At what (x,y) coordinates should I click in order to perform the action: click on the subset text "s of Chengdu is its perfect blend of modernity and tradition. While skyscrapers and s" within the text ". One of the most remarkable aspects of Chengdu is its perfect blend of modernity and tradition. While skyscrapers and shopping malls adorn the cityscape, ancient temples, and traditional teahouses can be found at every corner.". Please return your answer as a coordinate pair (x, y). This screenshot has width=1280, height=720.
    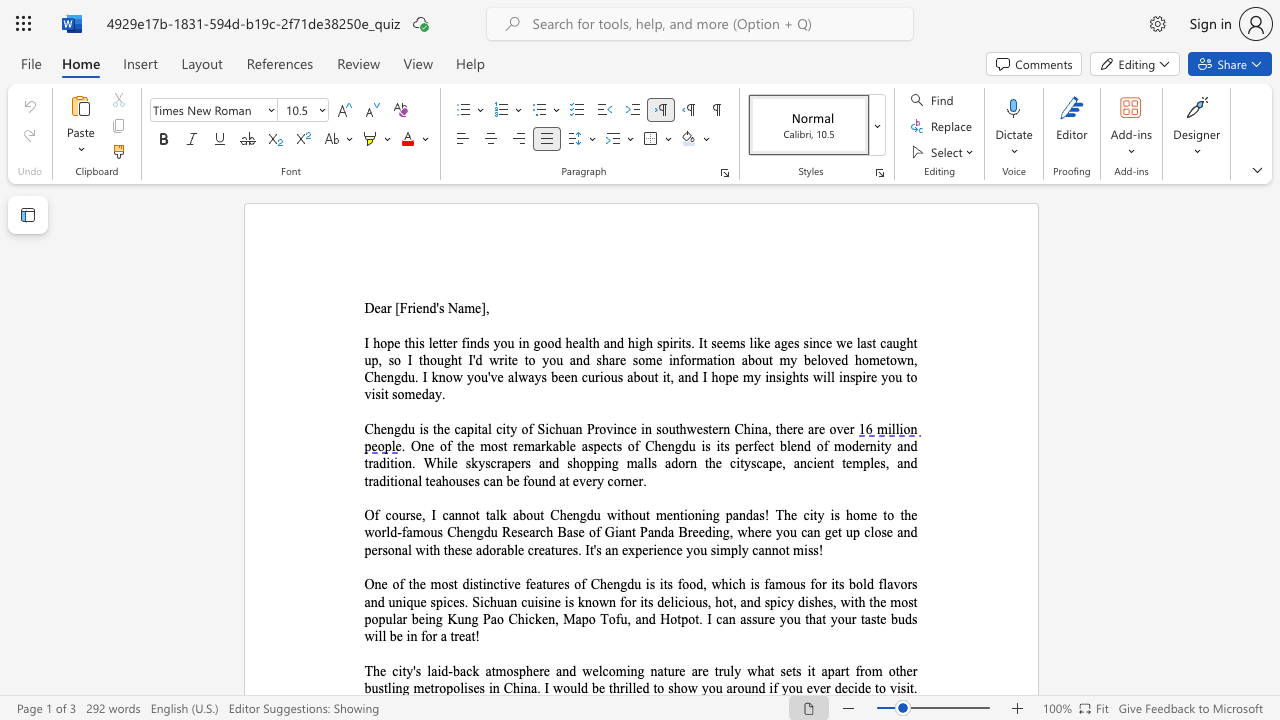
    Looking at the image, I should click on (615, 445).